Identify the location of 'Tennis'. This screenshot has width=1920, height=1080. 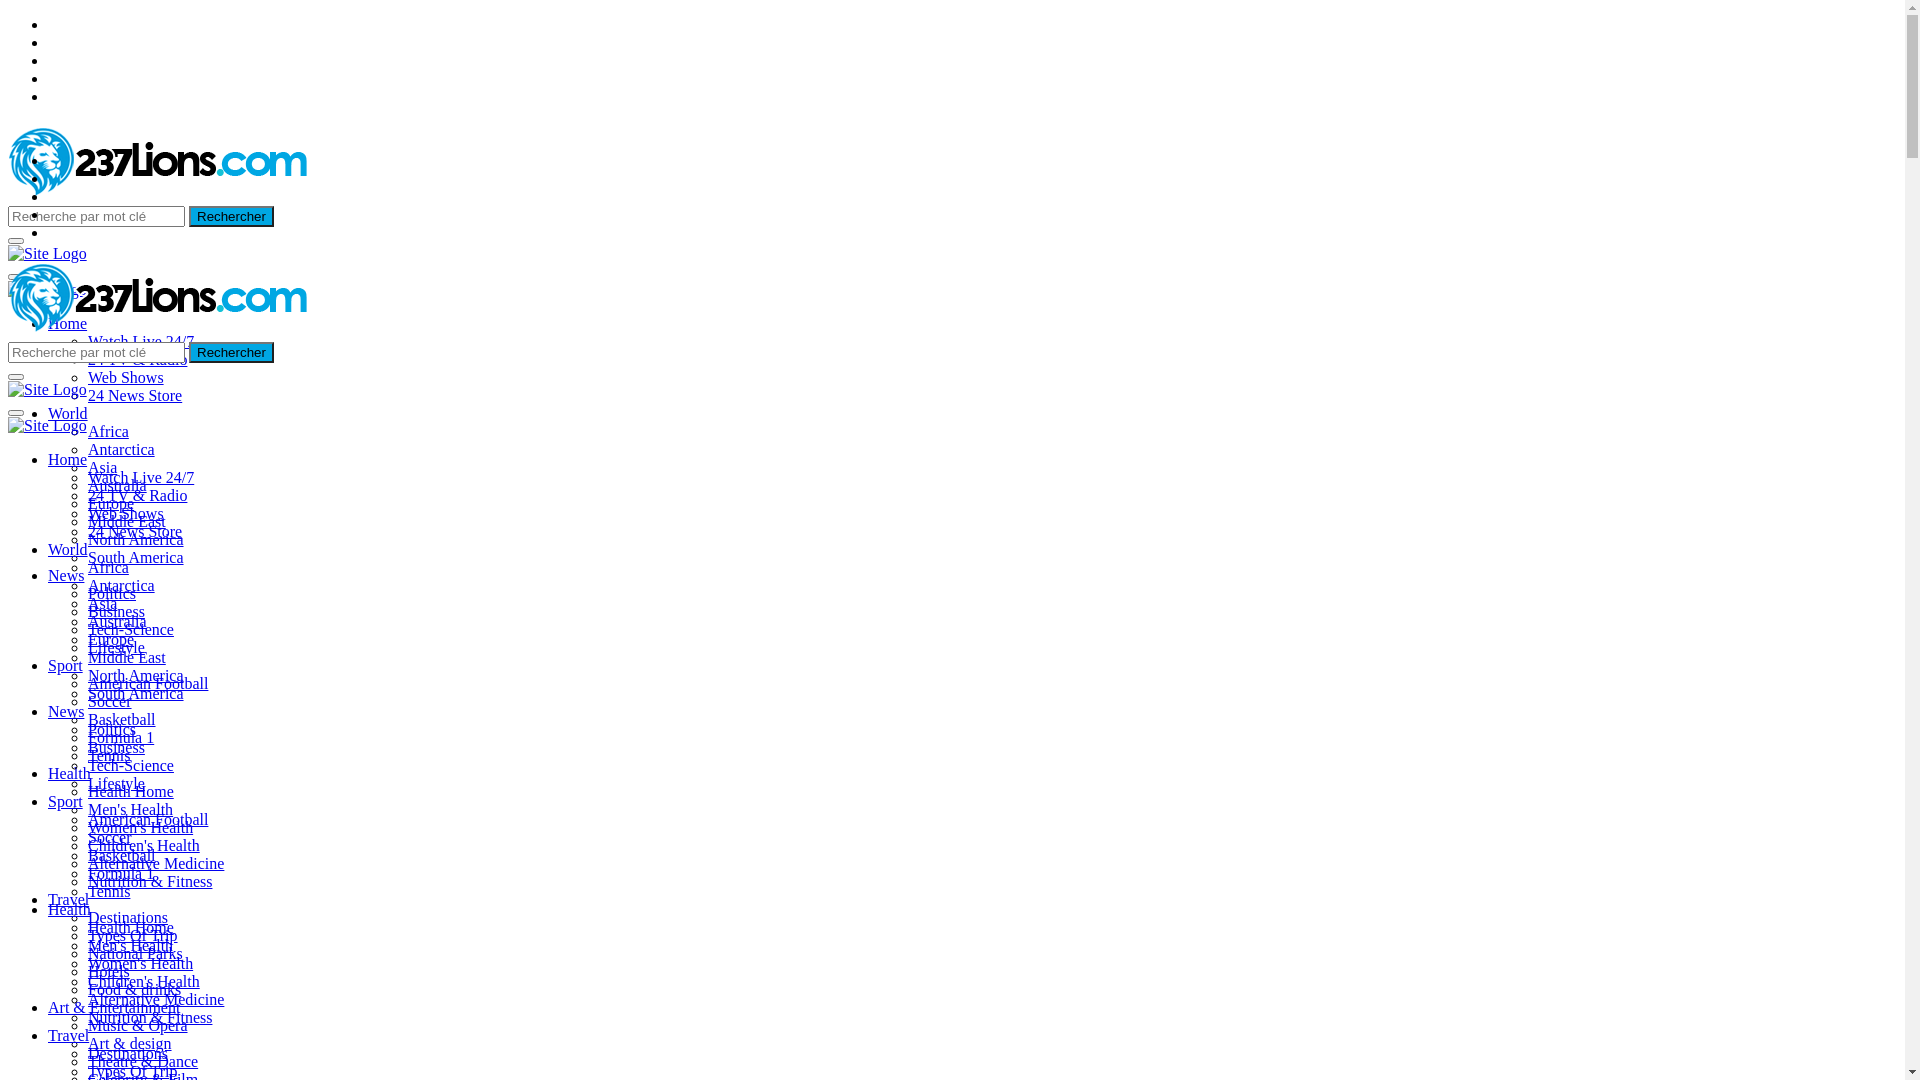
(108, 890).